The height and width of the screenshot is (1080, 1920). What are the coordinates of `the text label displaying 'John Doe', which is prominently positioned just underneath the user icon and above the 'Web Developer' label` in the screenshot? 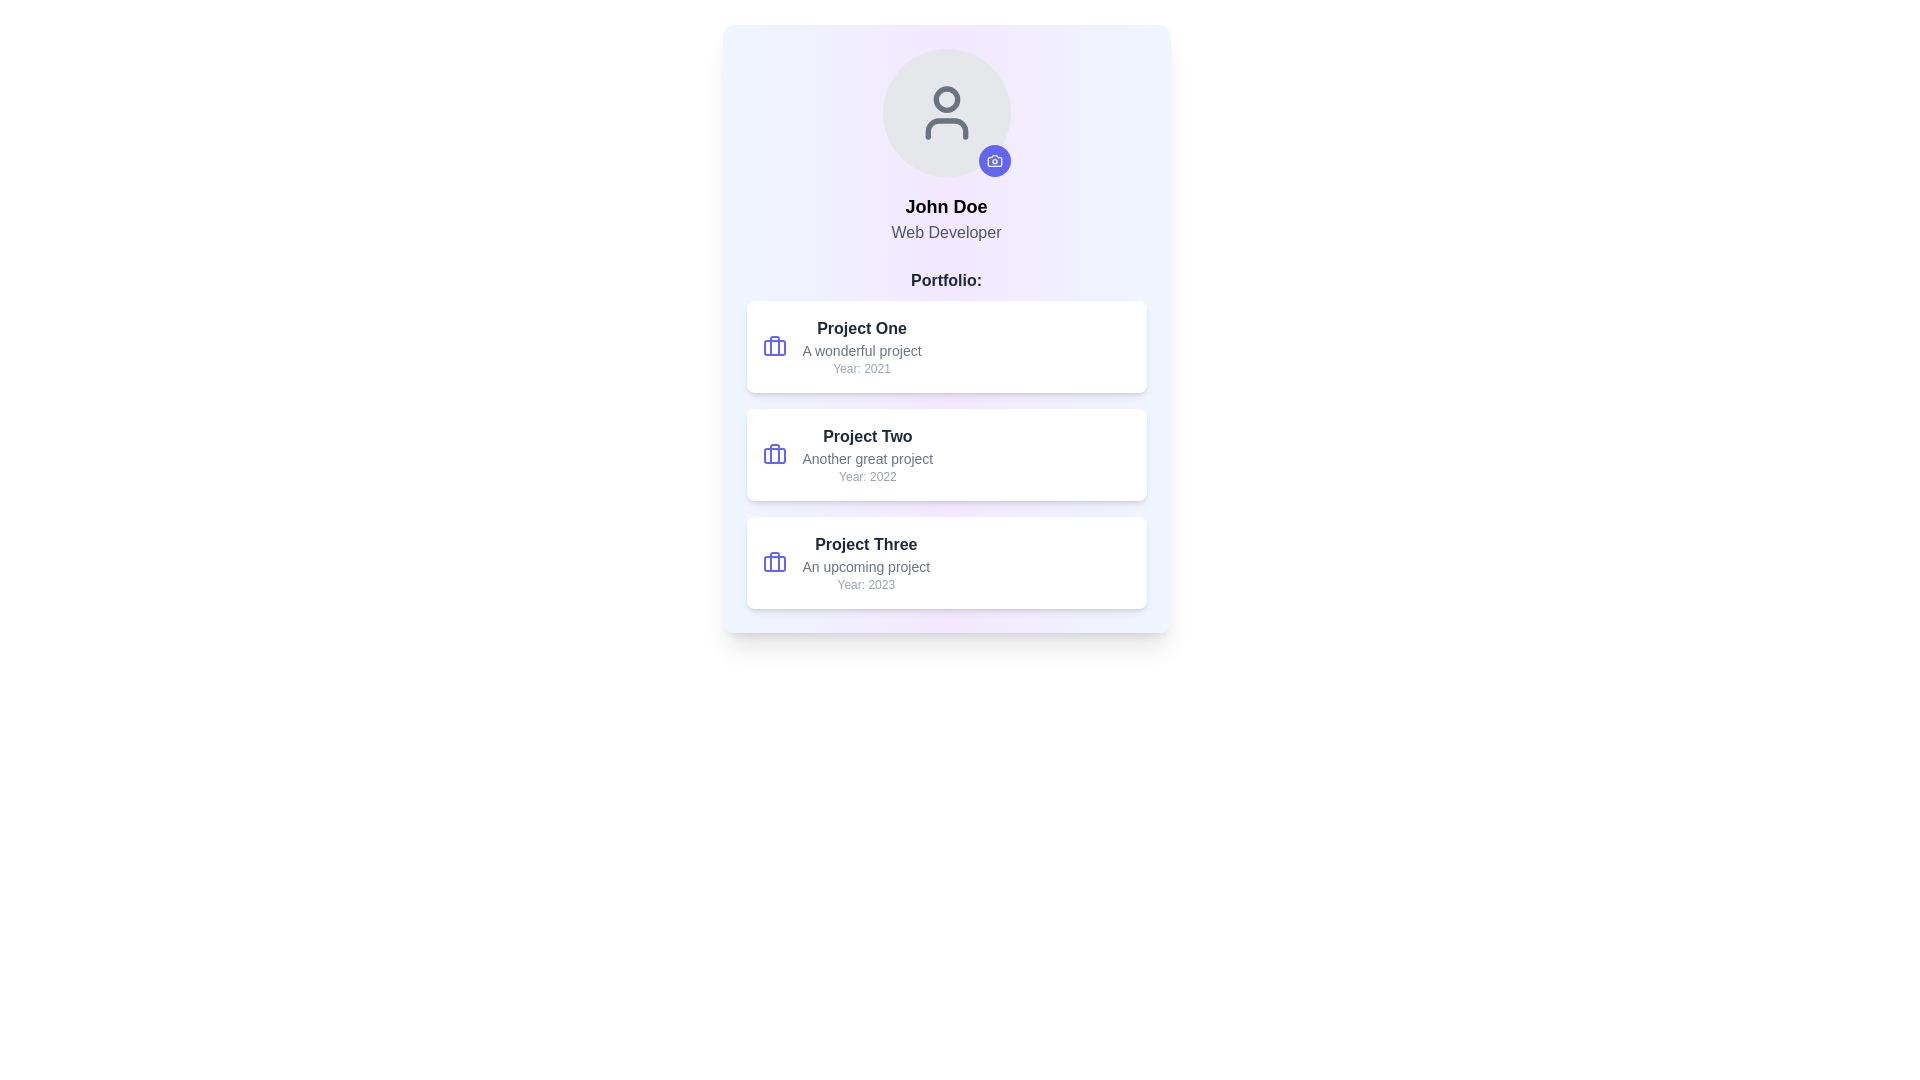 It's located at (945, 207).